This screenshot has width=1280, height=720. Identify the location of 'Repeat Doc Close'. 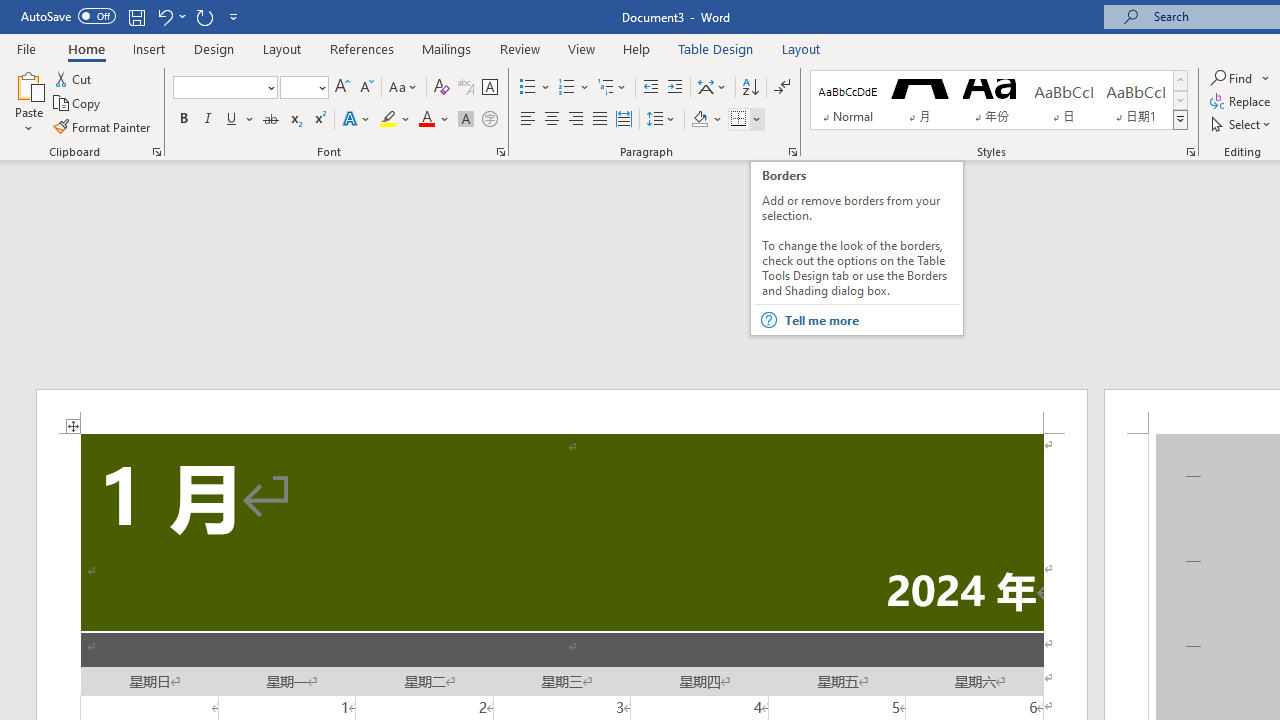
(204, 16).